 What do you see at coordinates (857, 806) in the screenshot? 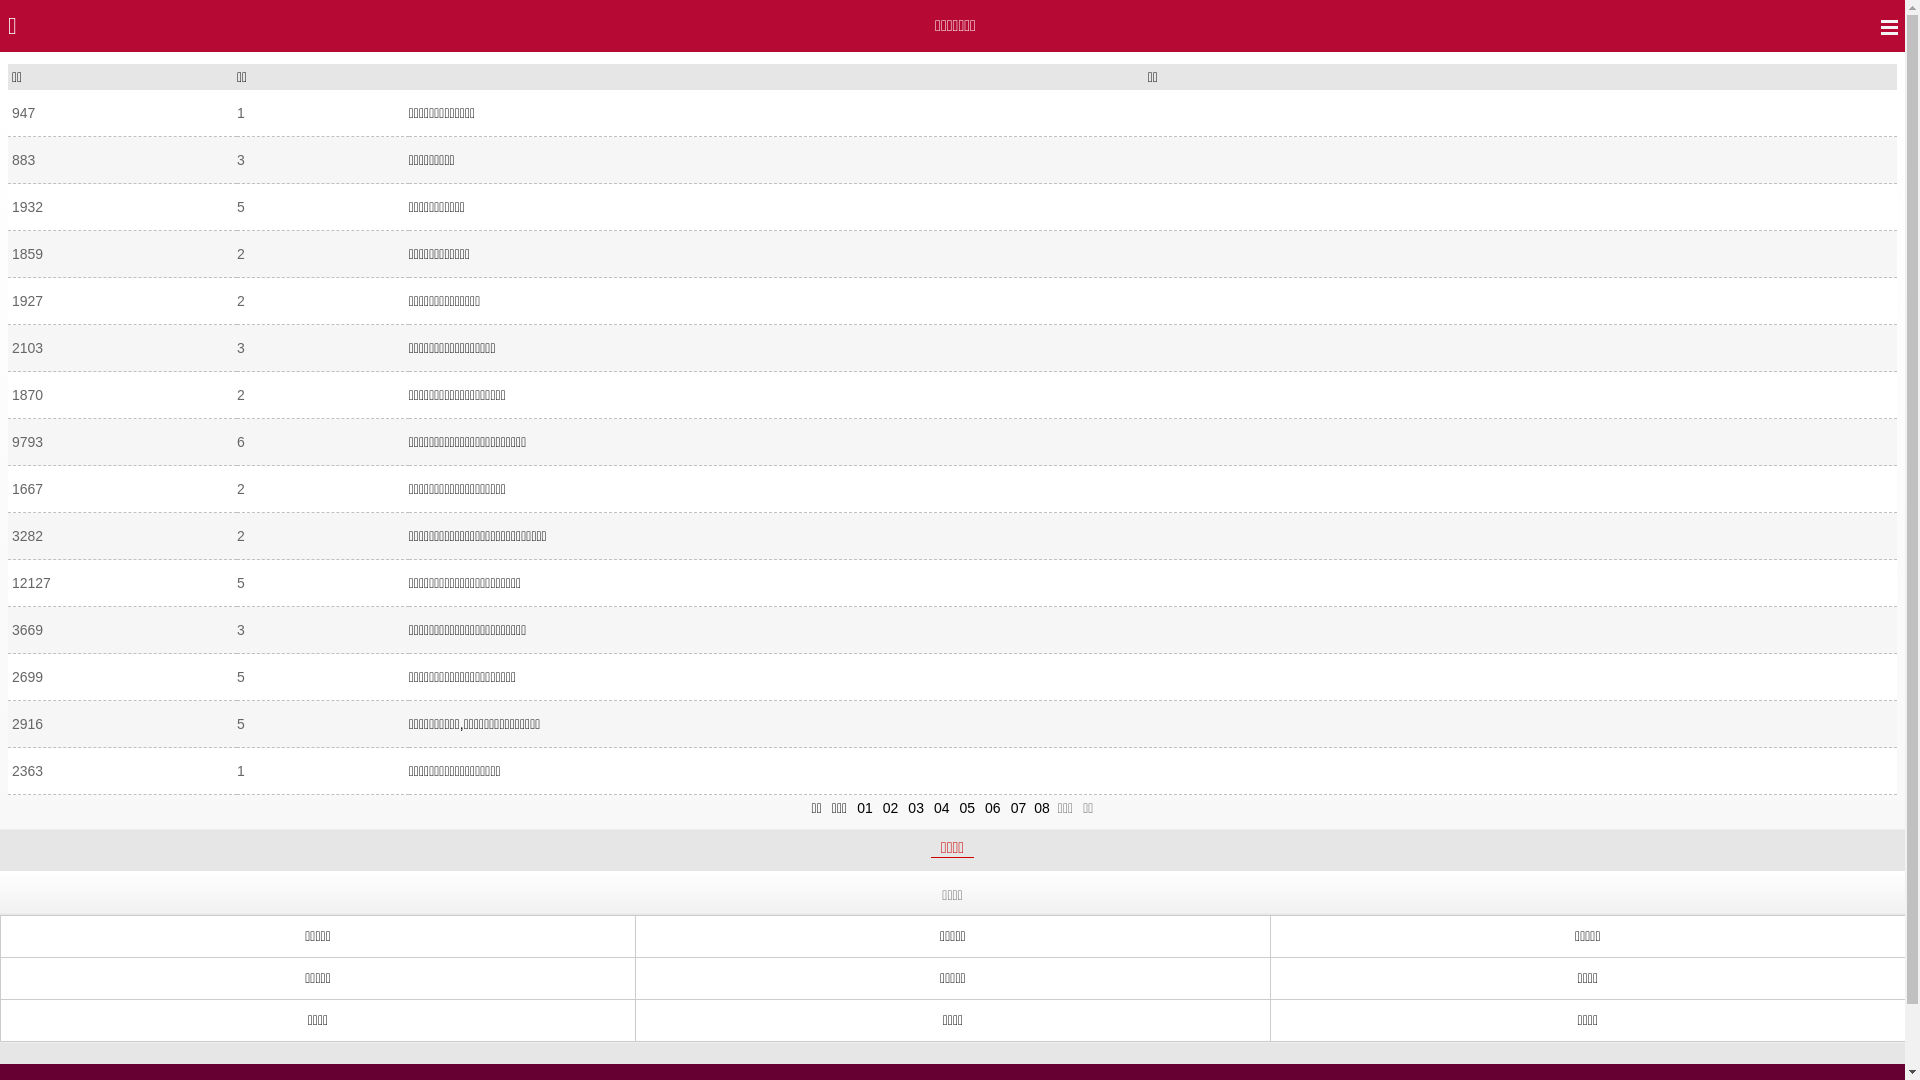
I see `'01'` at bounding box center [857, 806].